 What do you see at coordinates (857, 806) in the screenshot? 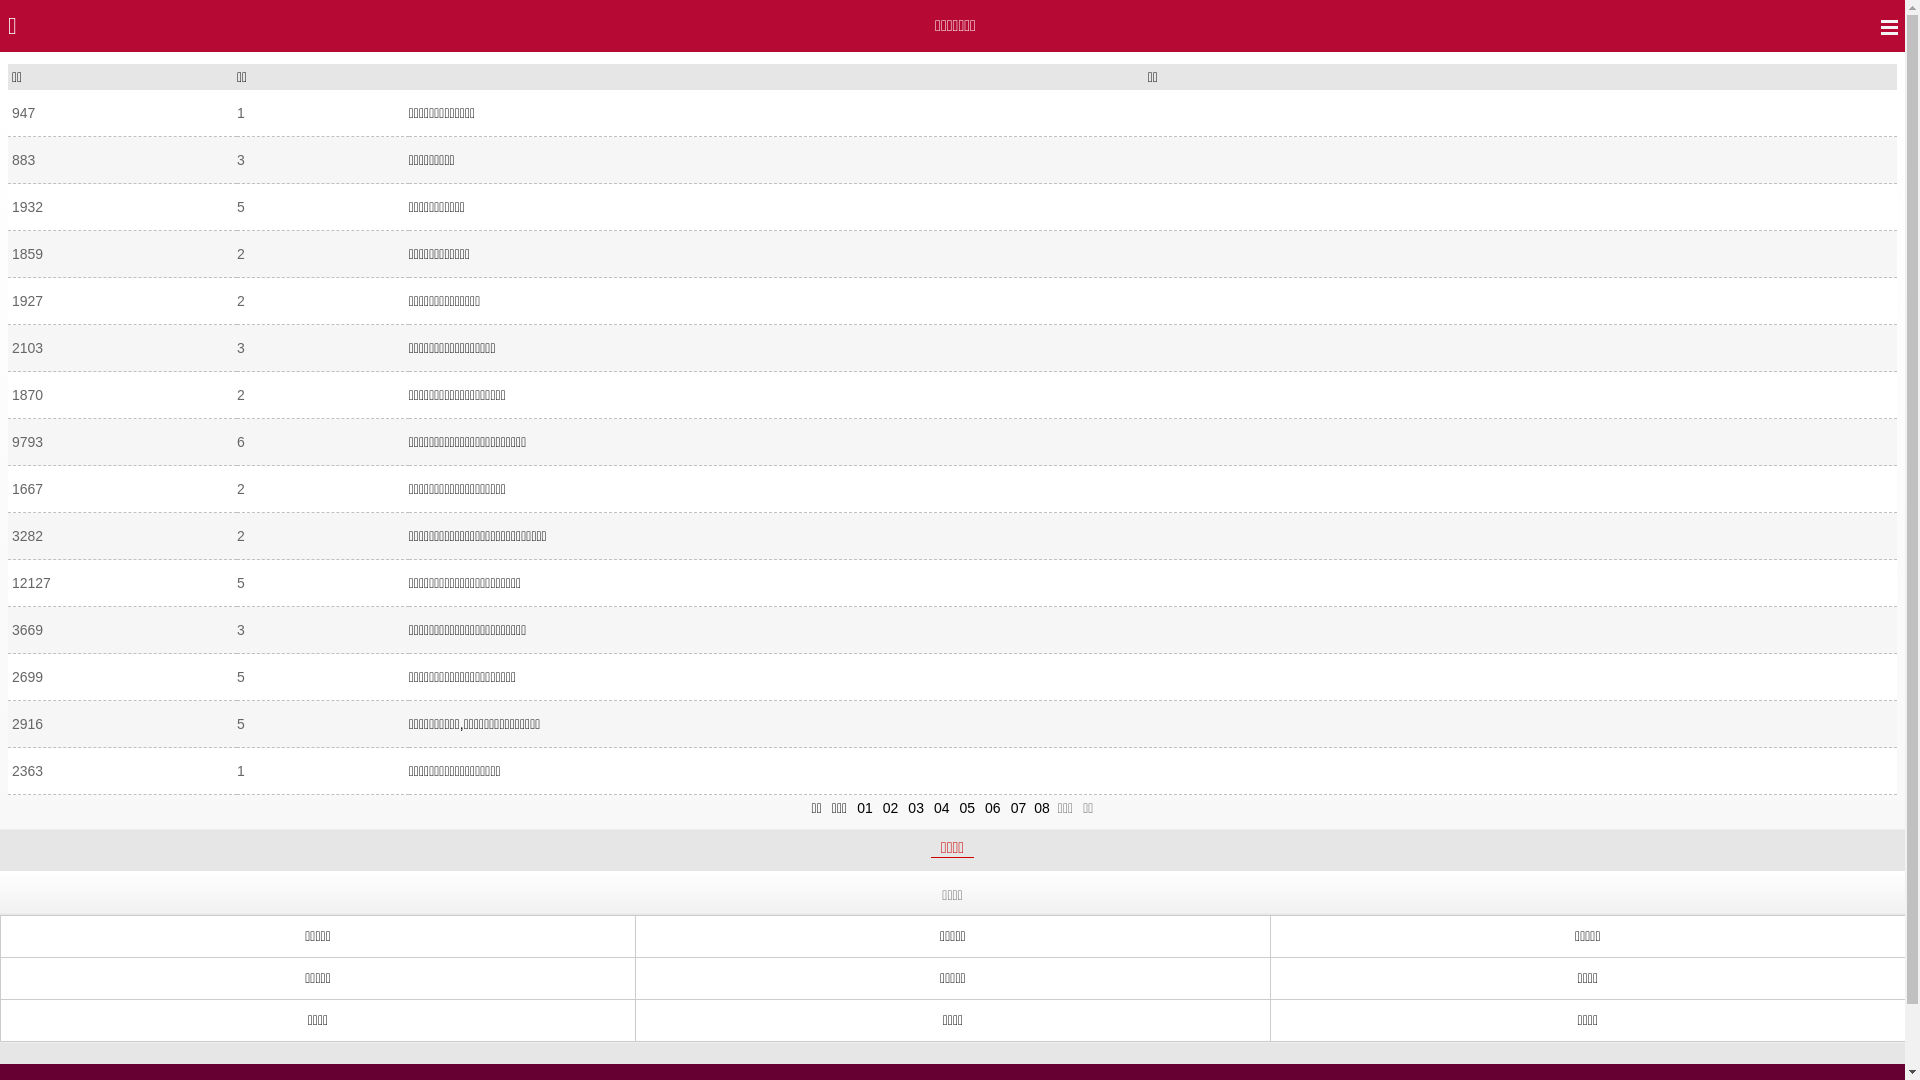
I see `'01'` at bounding box center [857, 806].